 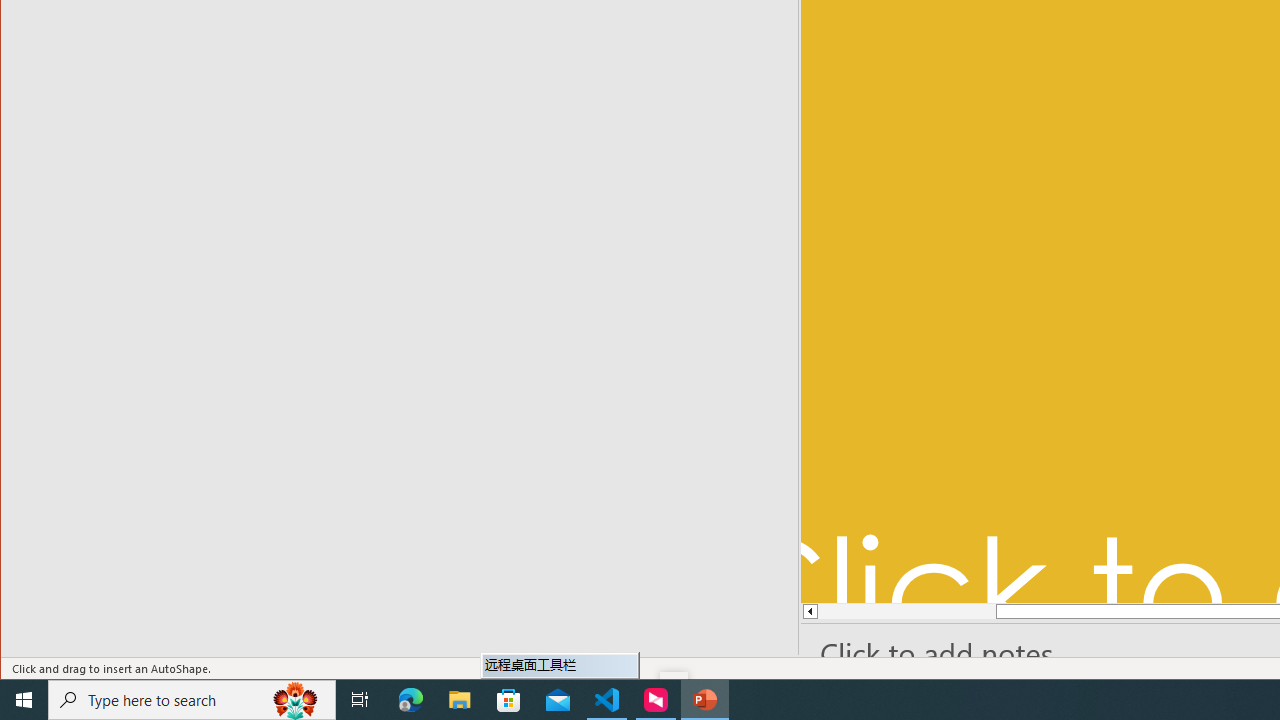 I want to click on 'PowerPoint - 1 running window', so click(x=705, y=698).